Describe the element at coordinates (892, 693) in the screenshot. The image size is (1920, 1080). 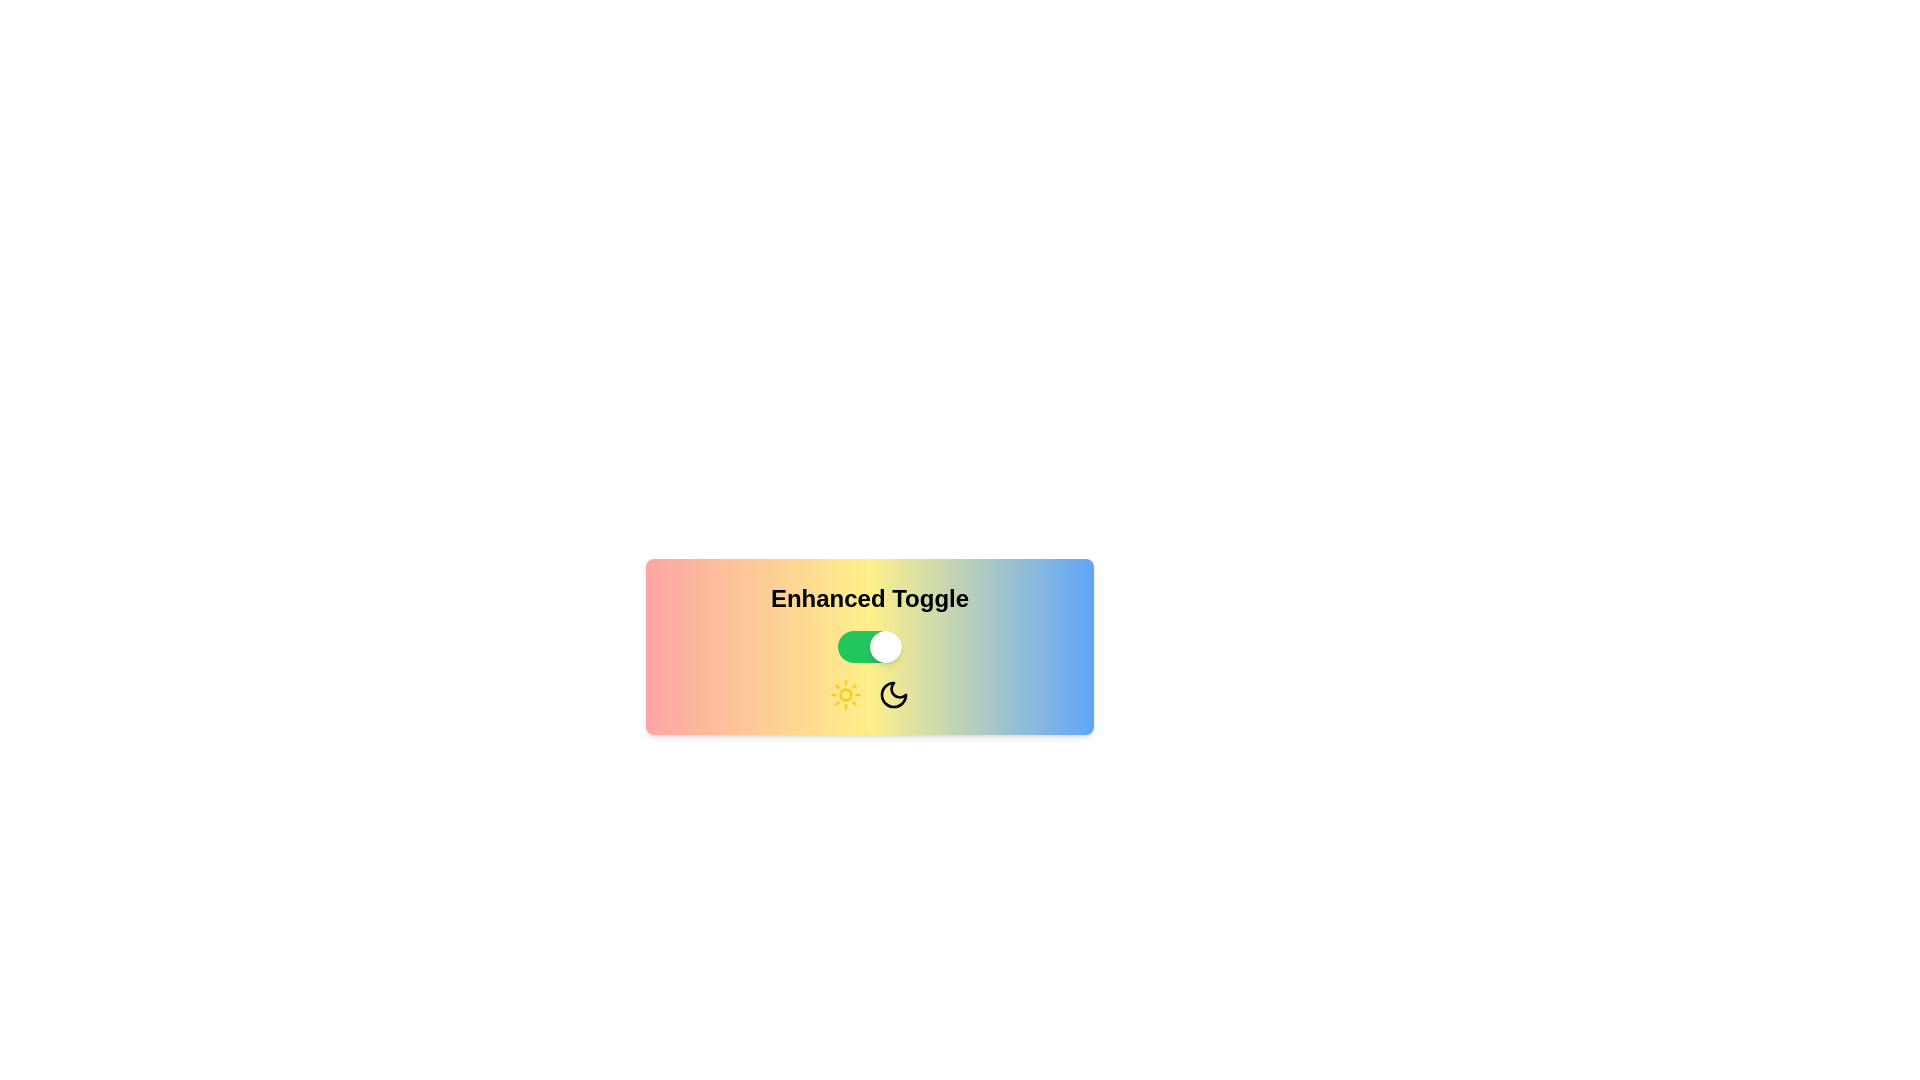
I see `the Moon icon to toggle the state to inactive` at that location.